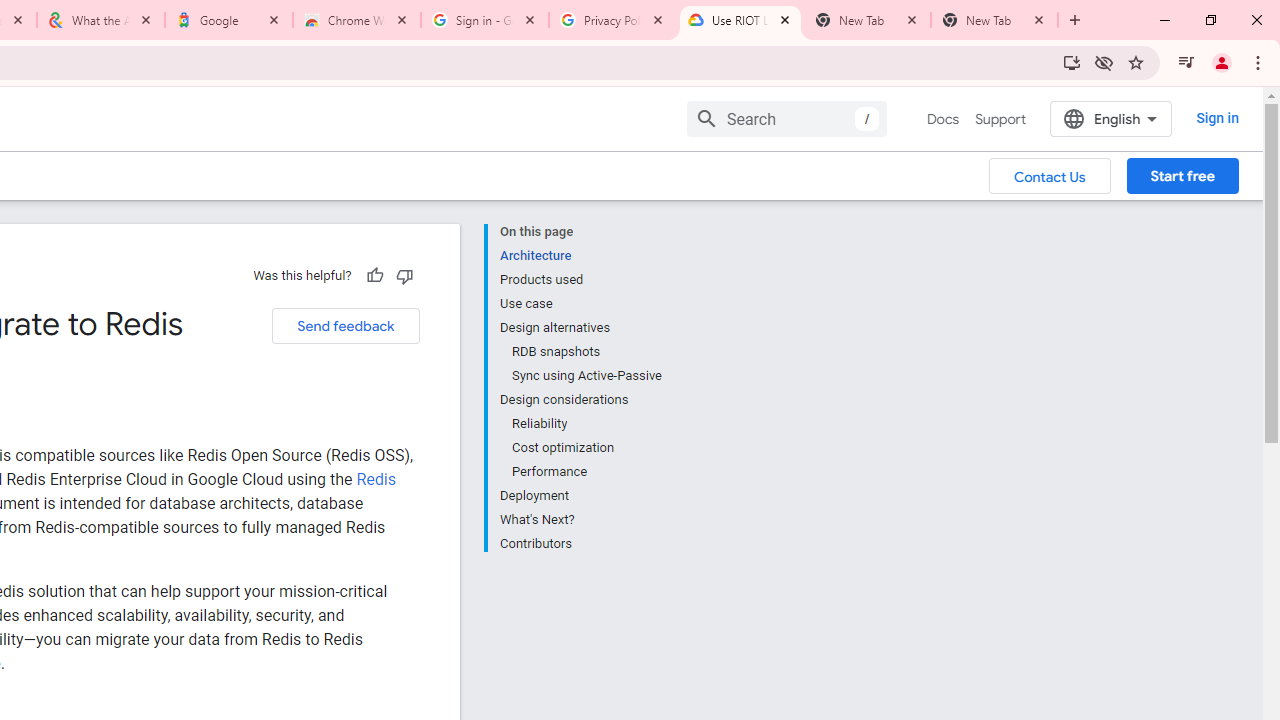 Image resolution: width=1280 pixels, height=720 pixels. Describe the element at coordinates (1049, 174) in the screenshot. I see `'Contact Us'` at that location.